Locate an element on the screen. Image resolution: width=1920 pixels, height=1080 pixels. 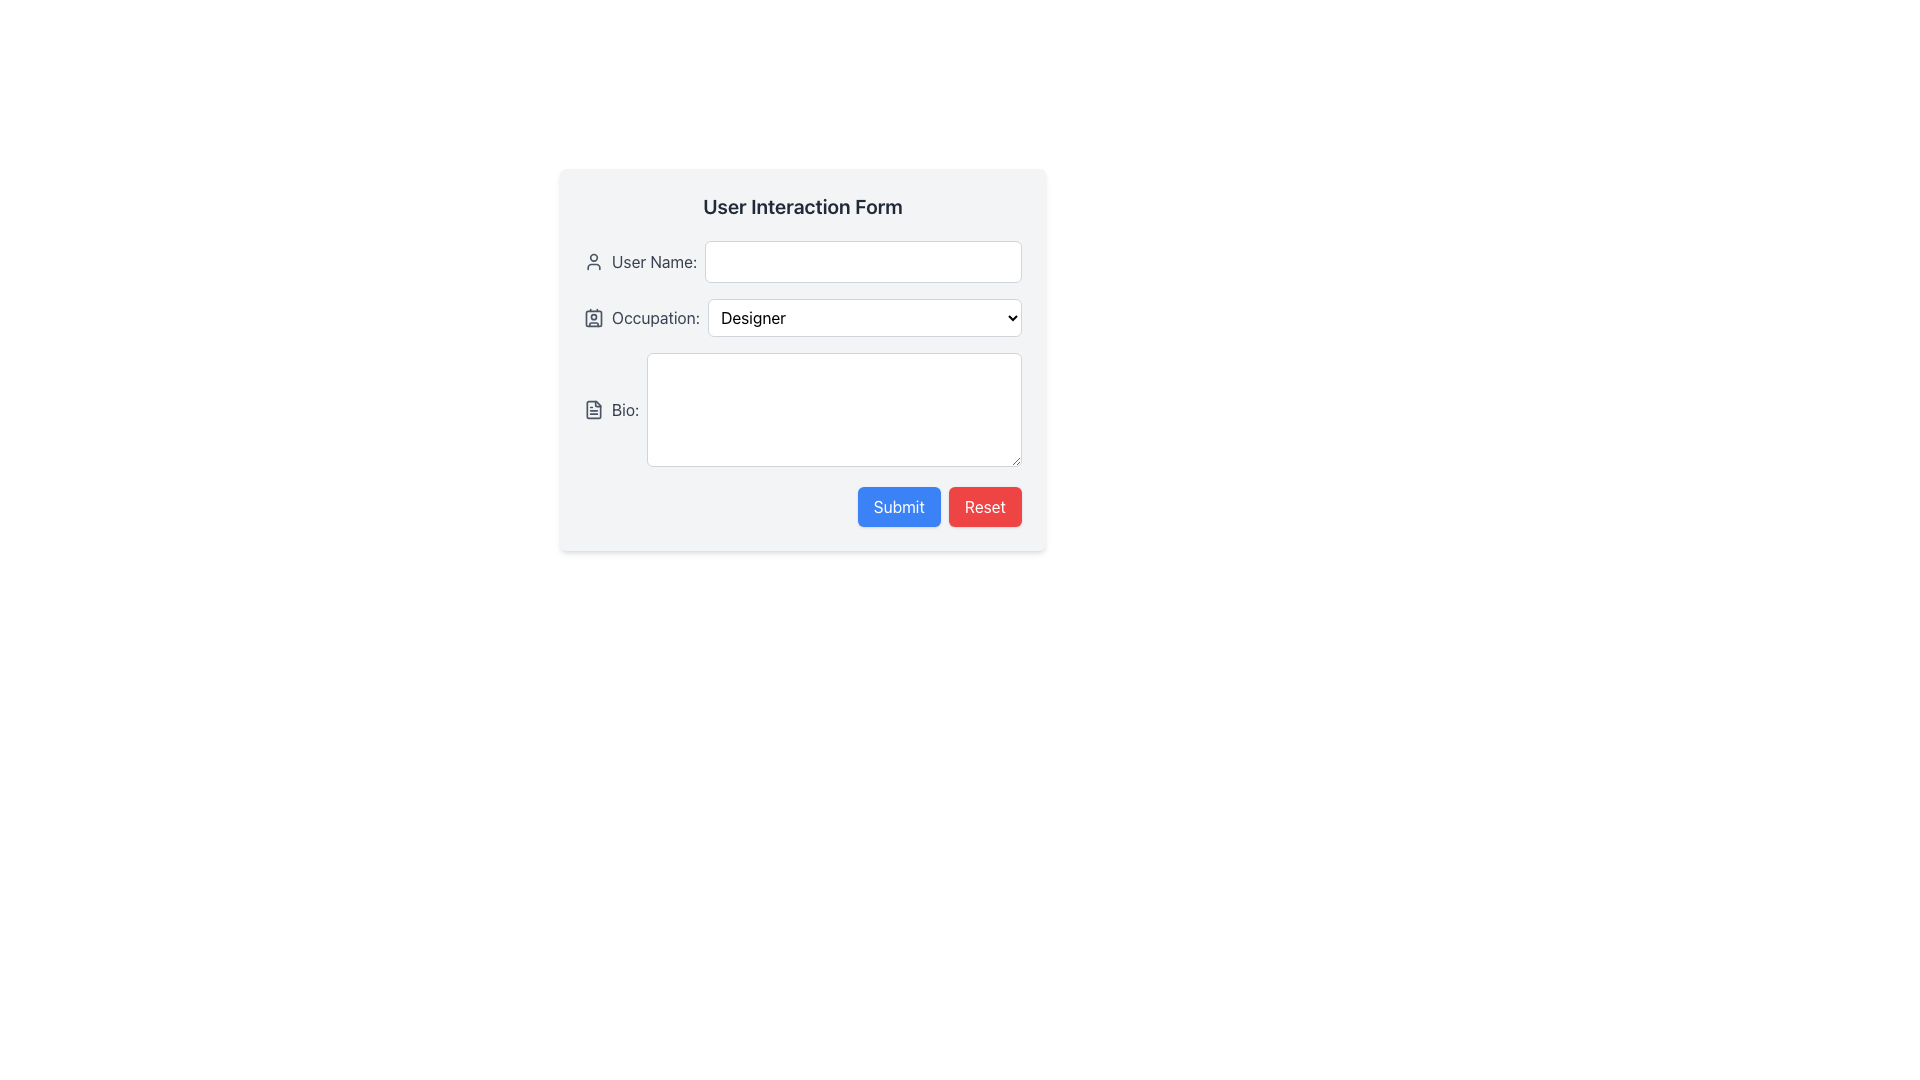
an occupation from the dropdown menu situated to the right of the label 'Occupation:' in the vertical form layout is located at coordinates (864, 316).